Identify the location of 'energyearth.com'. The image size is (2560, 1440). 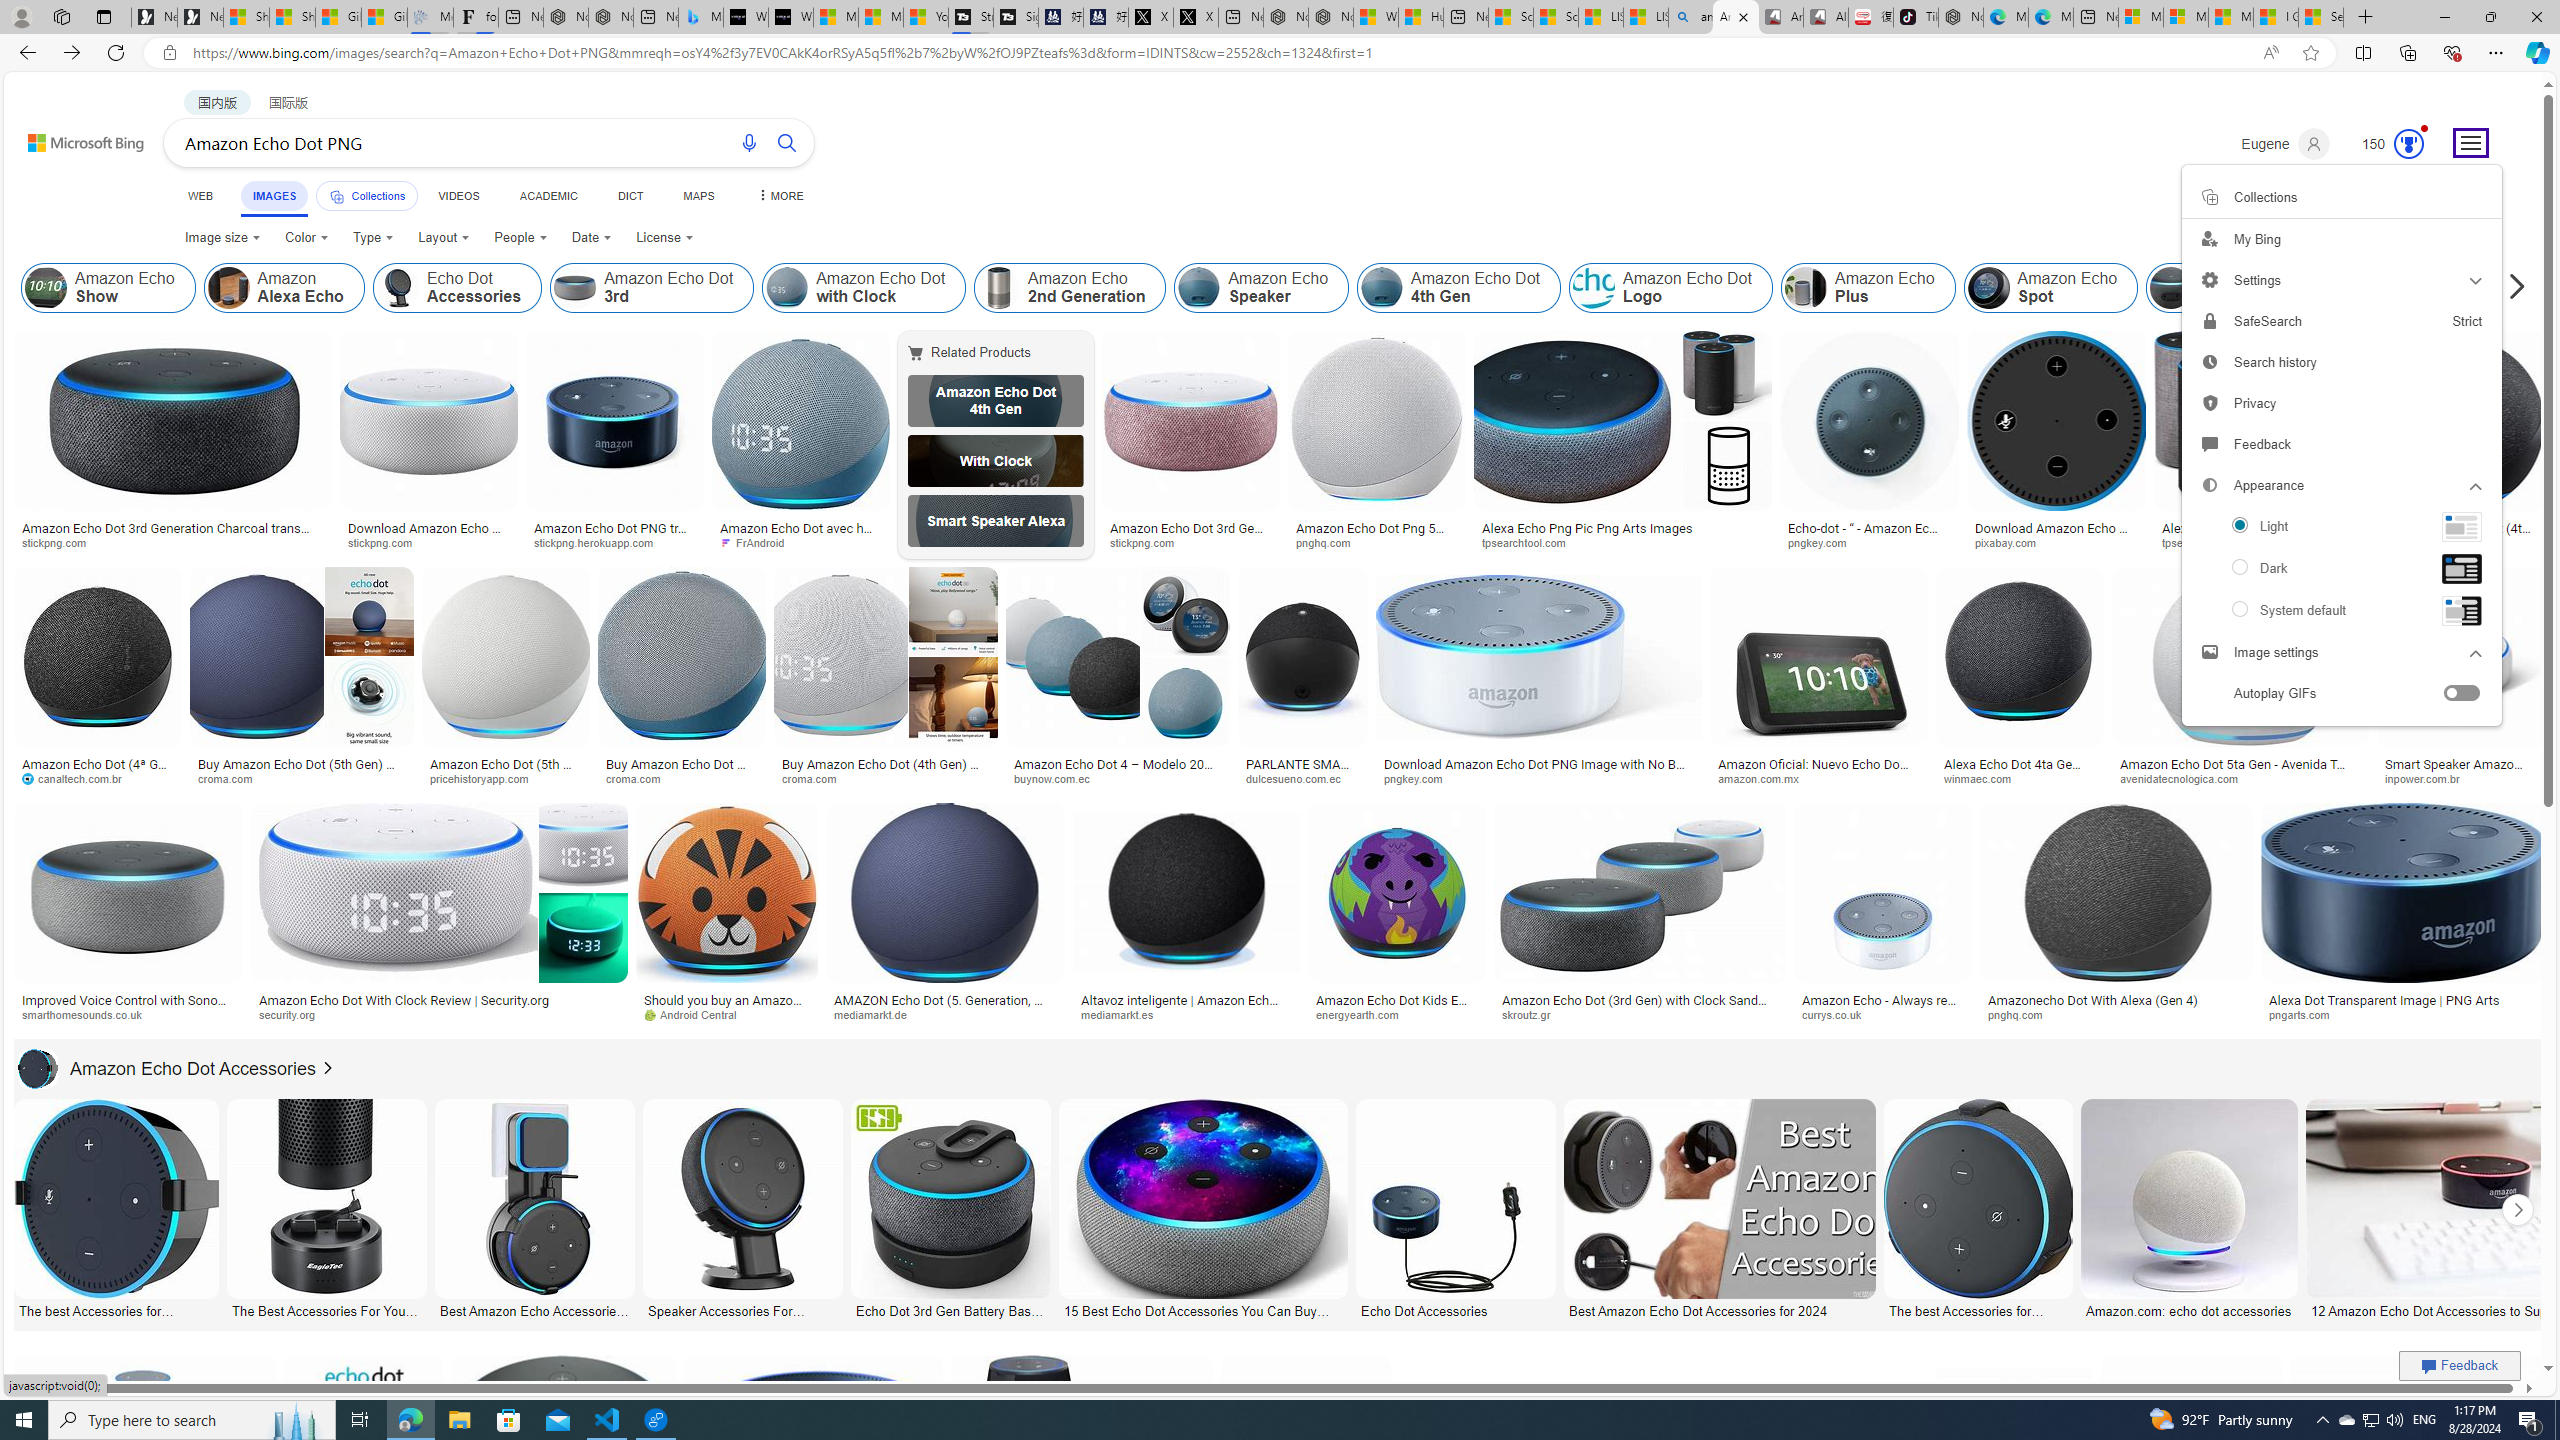
(1395, 1014).